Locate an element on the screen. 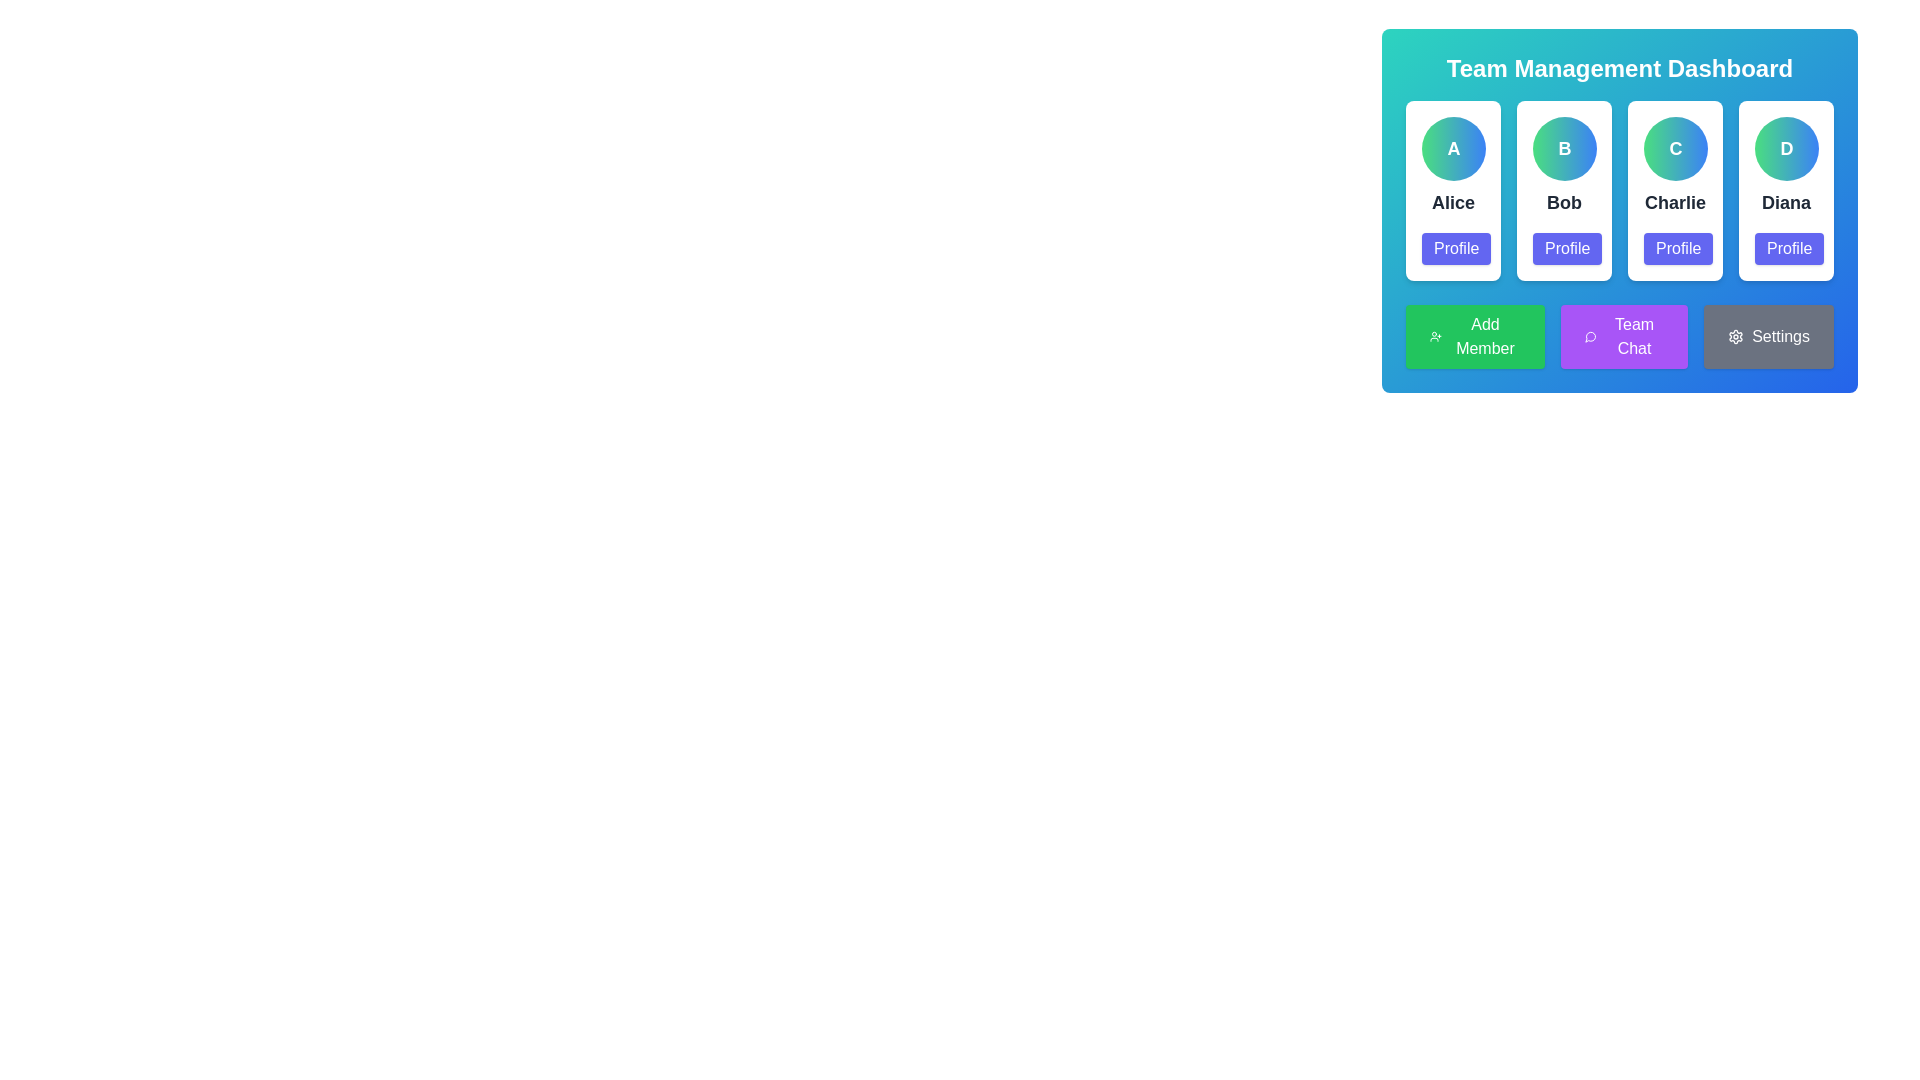  the circular user avatar button displaying the letter 'D' in white, bold text, located at the top of the panel for user Diana is located at coordinates (1786, 148).